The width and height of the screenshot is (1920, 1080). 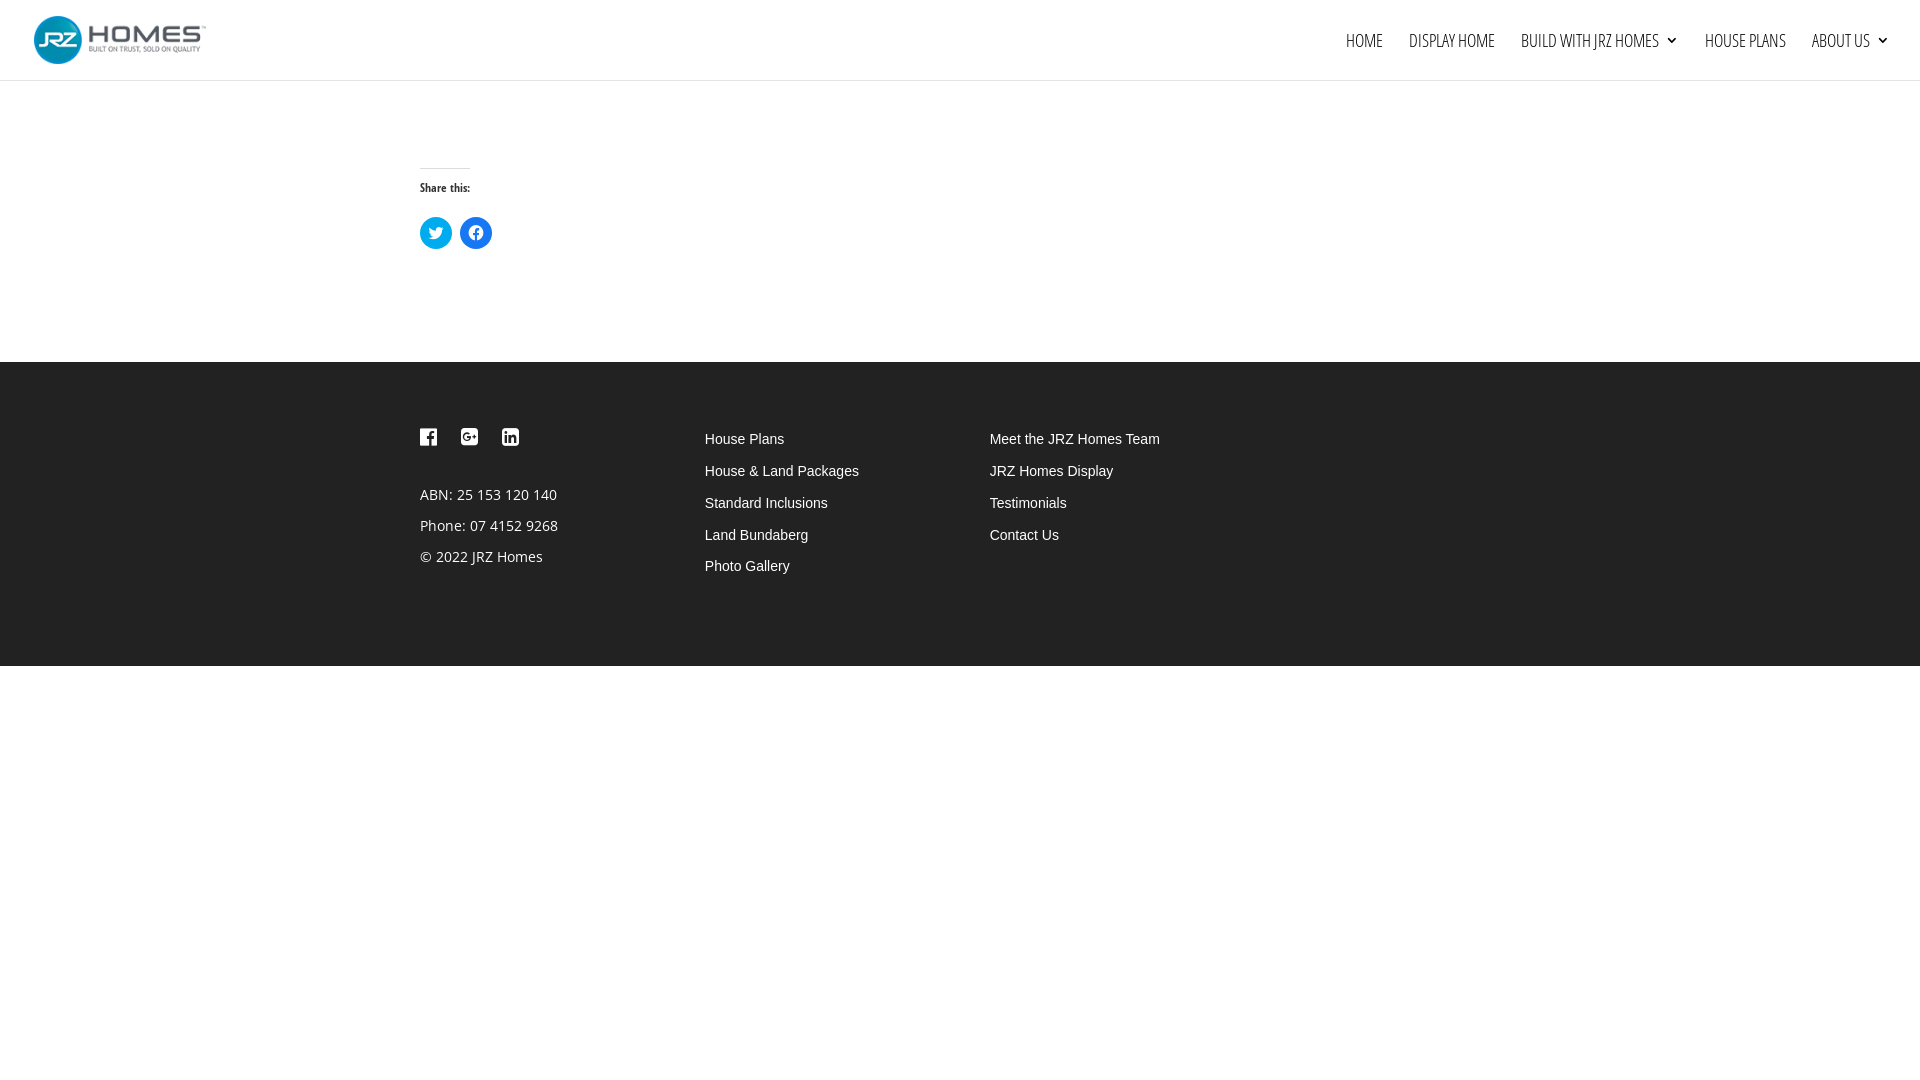 What do you see at coordinates (756, 534) in the screenshot?
I see `'Land Bundaberg'` at bounding box center [756, 534].